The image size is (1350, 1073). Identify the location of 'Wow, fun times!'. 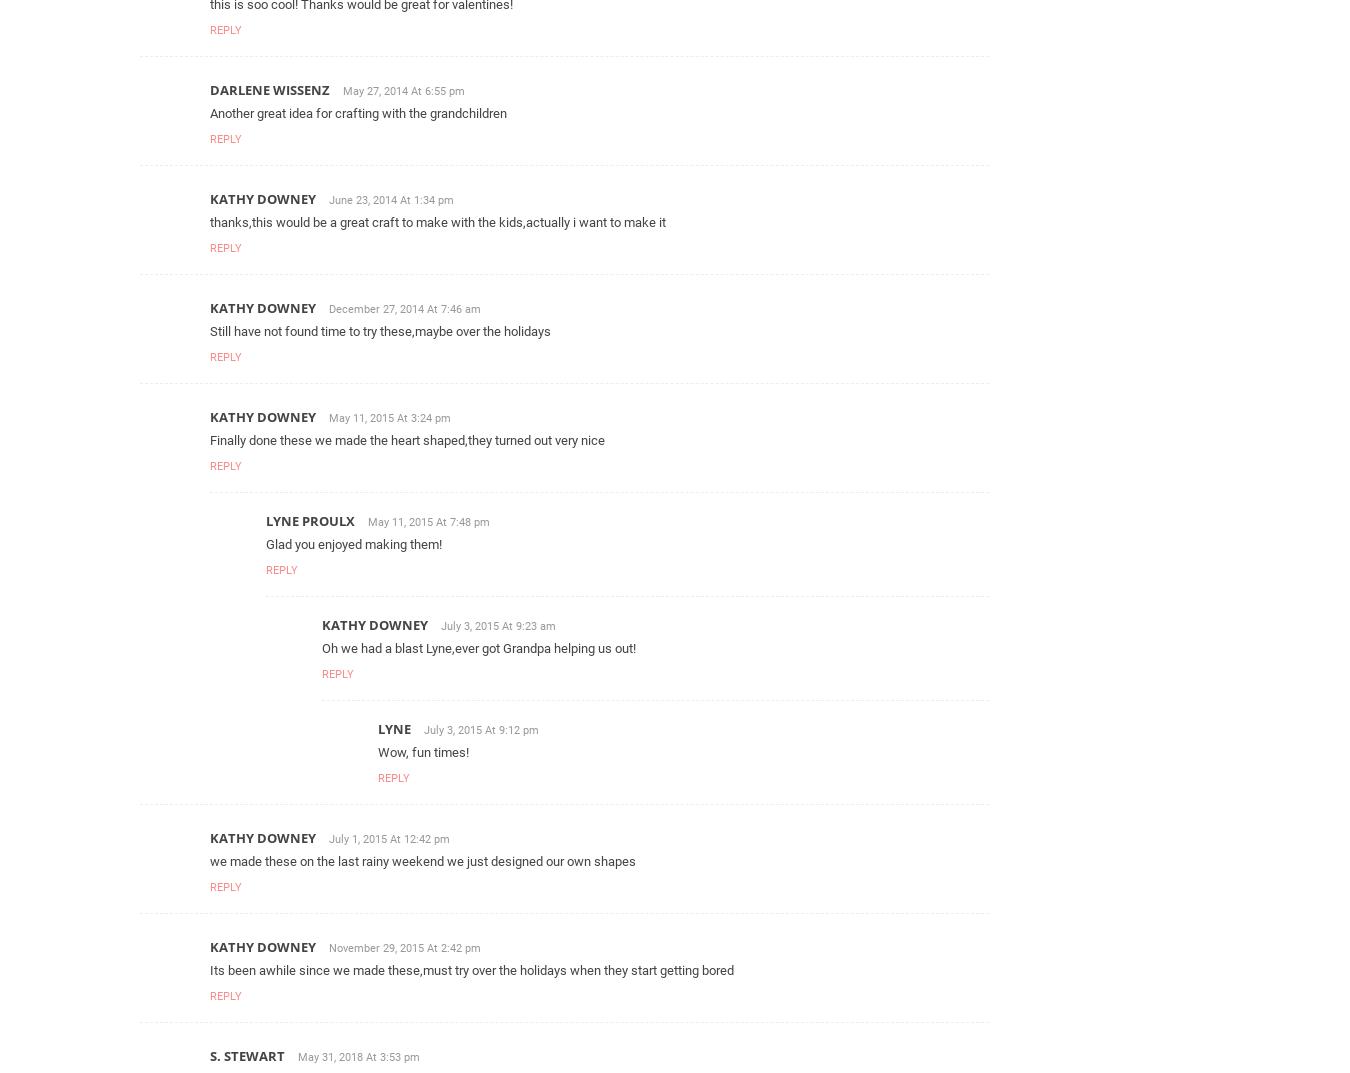
(423, 750).